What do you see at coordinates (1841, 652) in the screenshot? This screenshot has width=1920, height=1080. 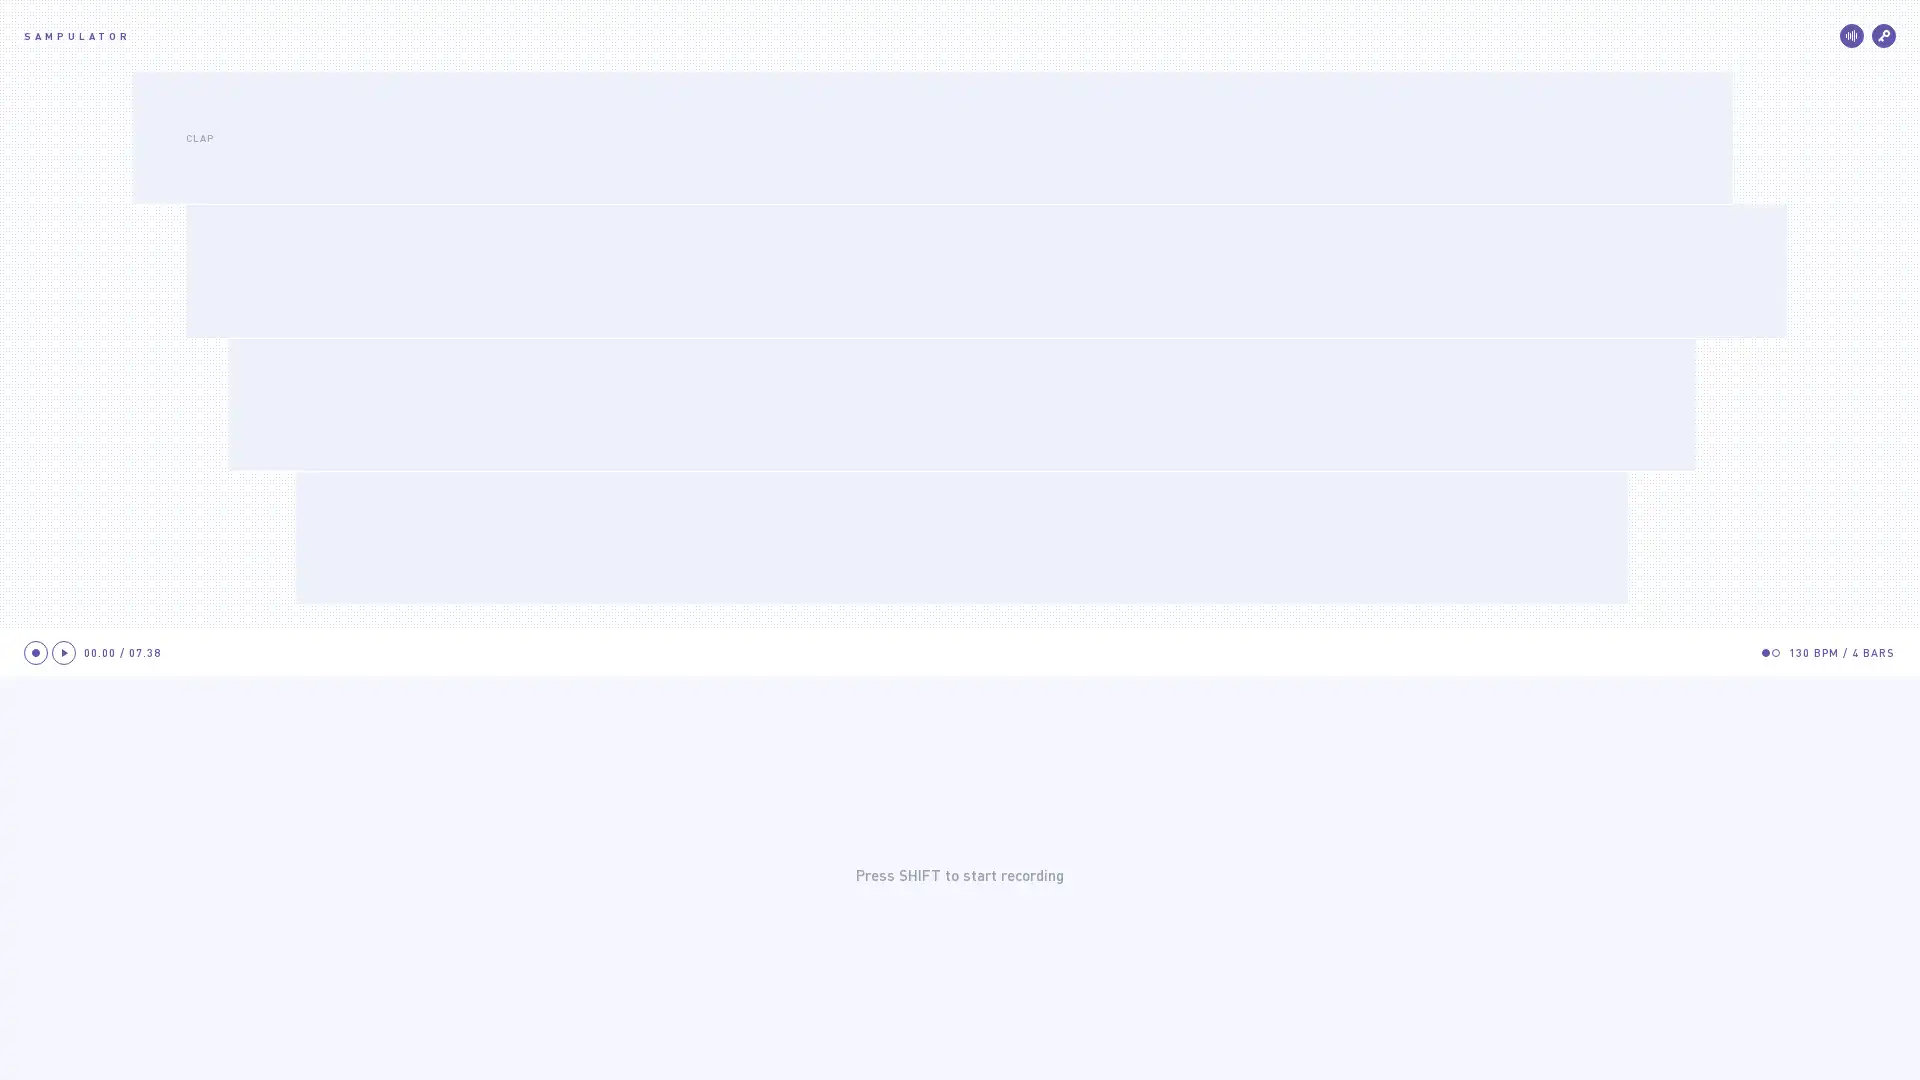 I see `130 BPM/4 BARS` at bounding box center [1841, 652].